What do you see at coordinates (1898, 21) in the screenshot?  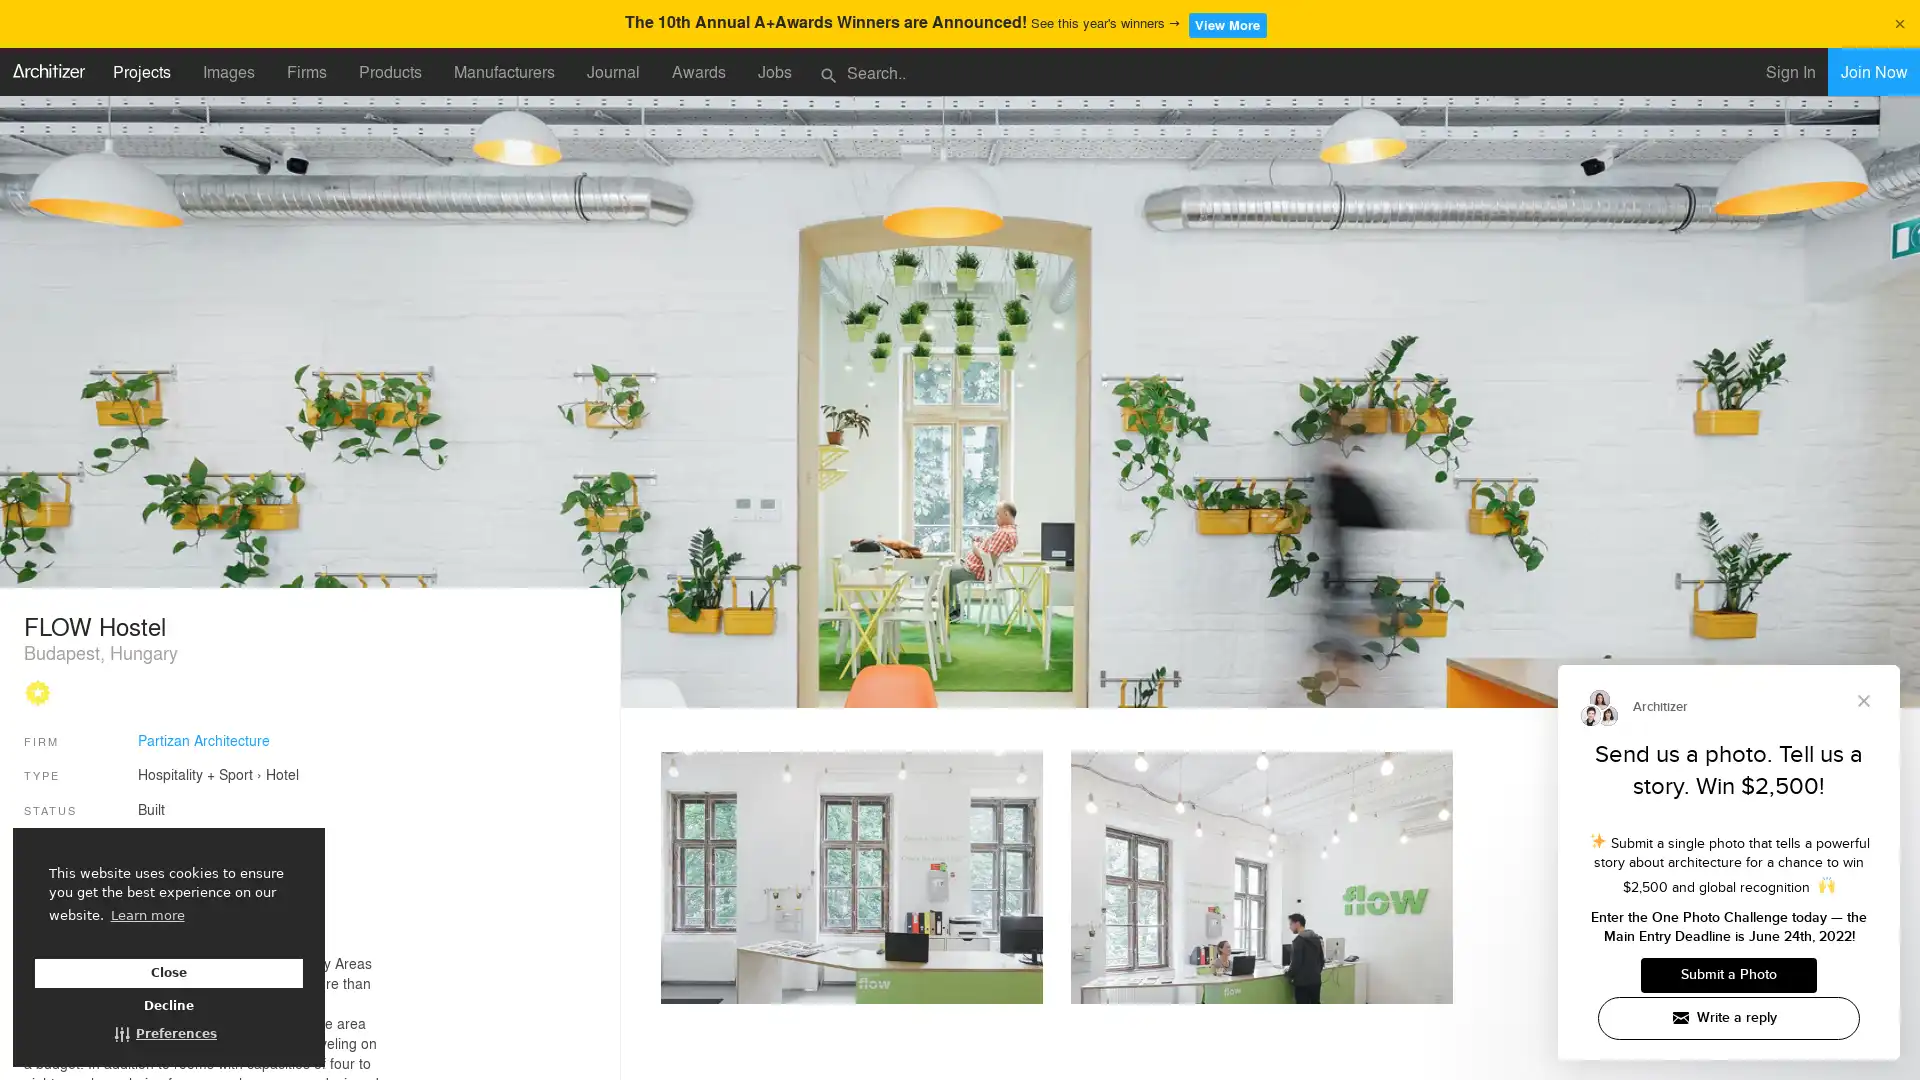 I see `close` at bounding box center [1898, 21].